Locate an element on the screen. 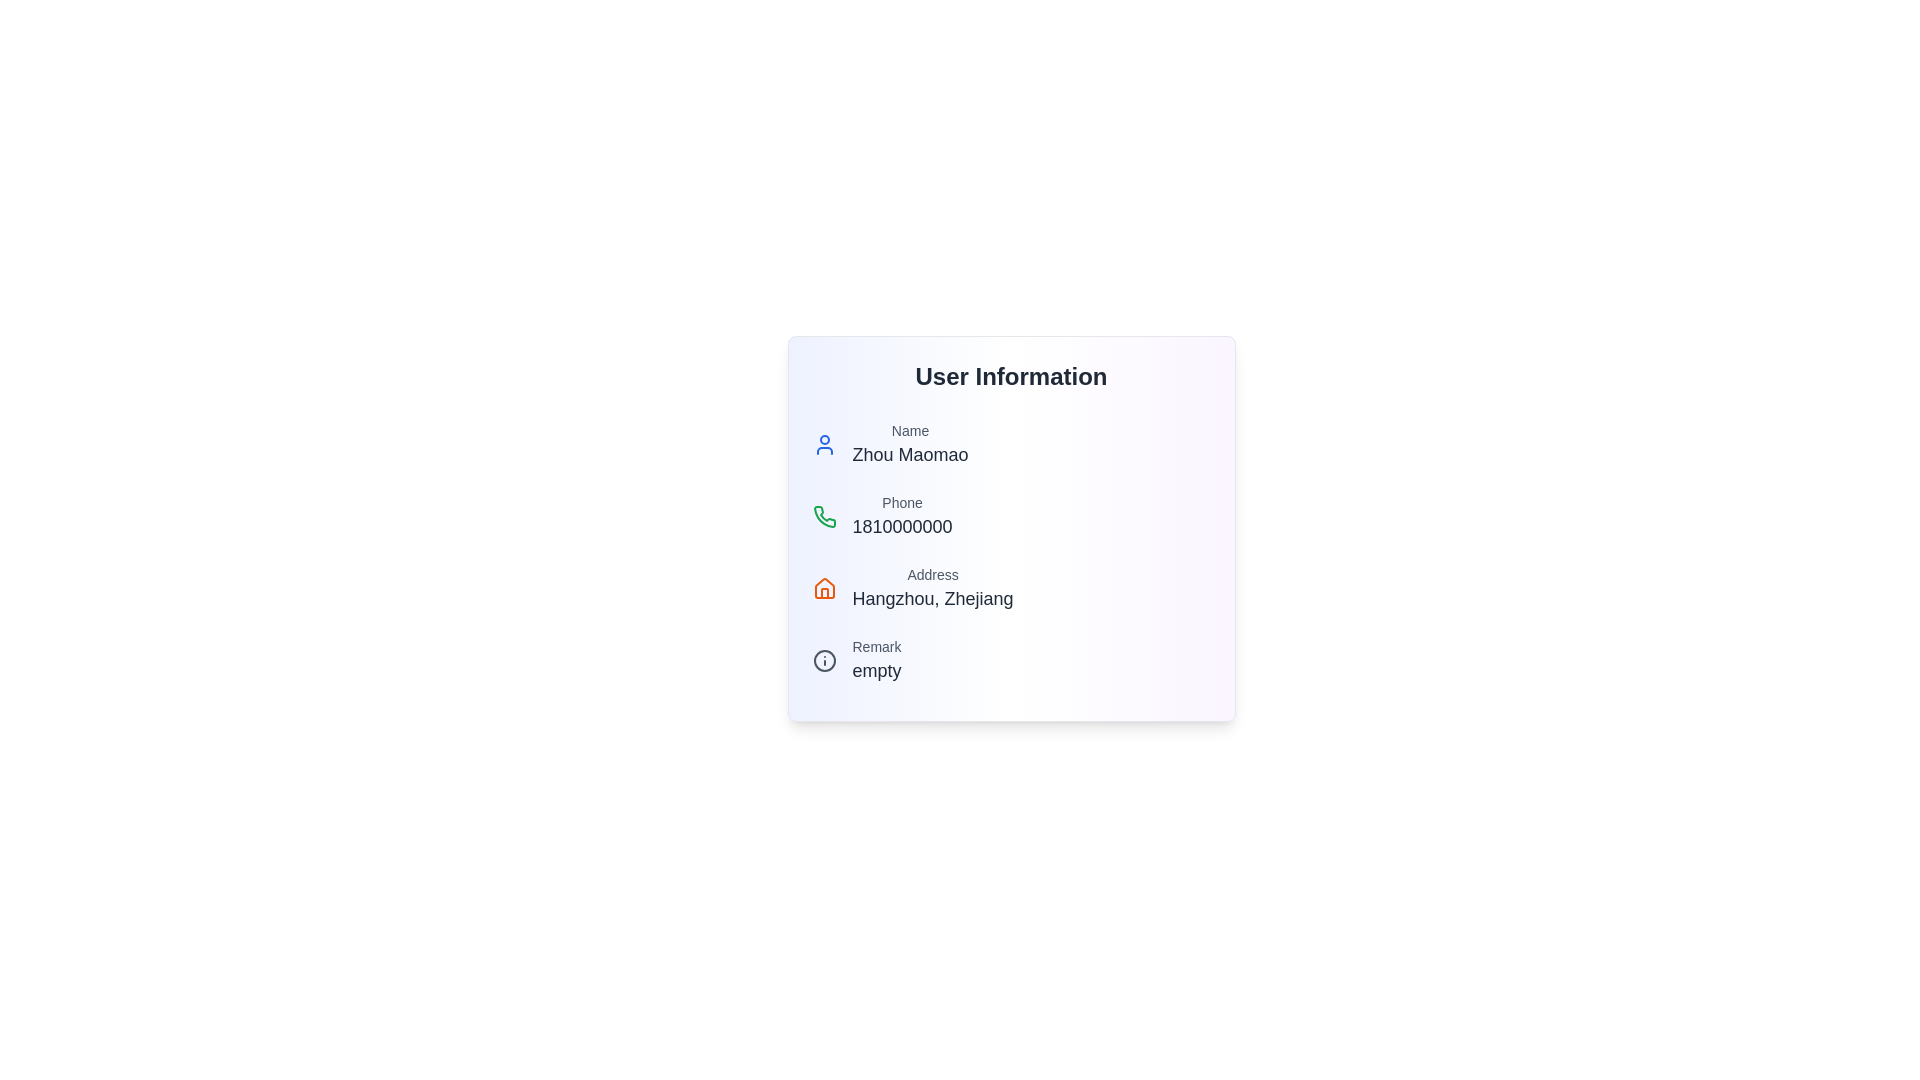  the icon with a circular border that has a small dot on top and a longer line below, which is located next to the text 'Remark empty' is located at coordinates (824, 660).